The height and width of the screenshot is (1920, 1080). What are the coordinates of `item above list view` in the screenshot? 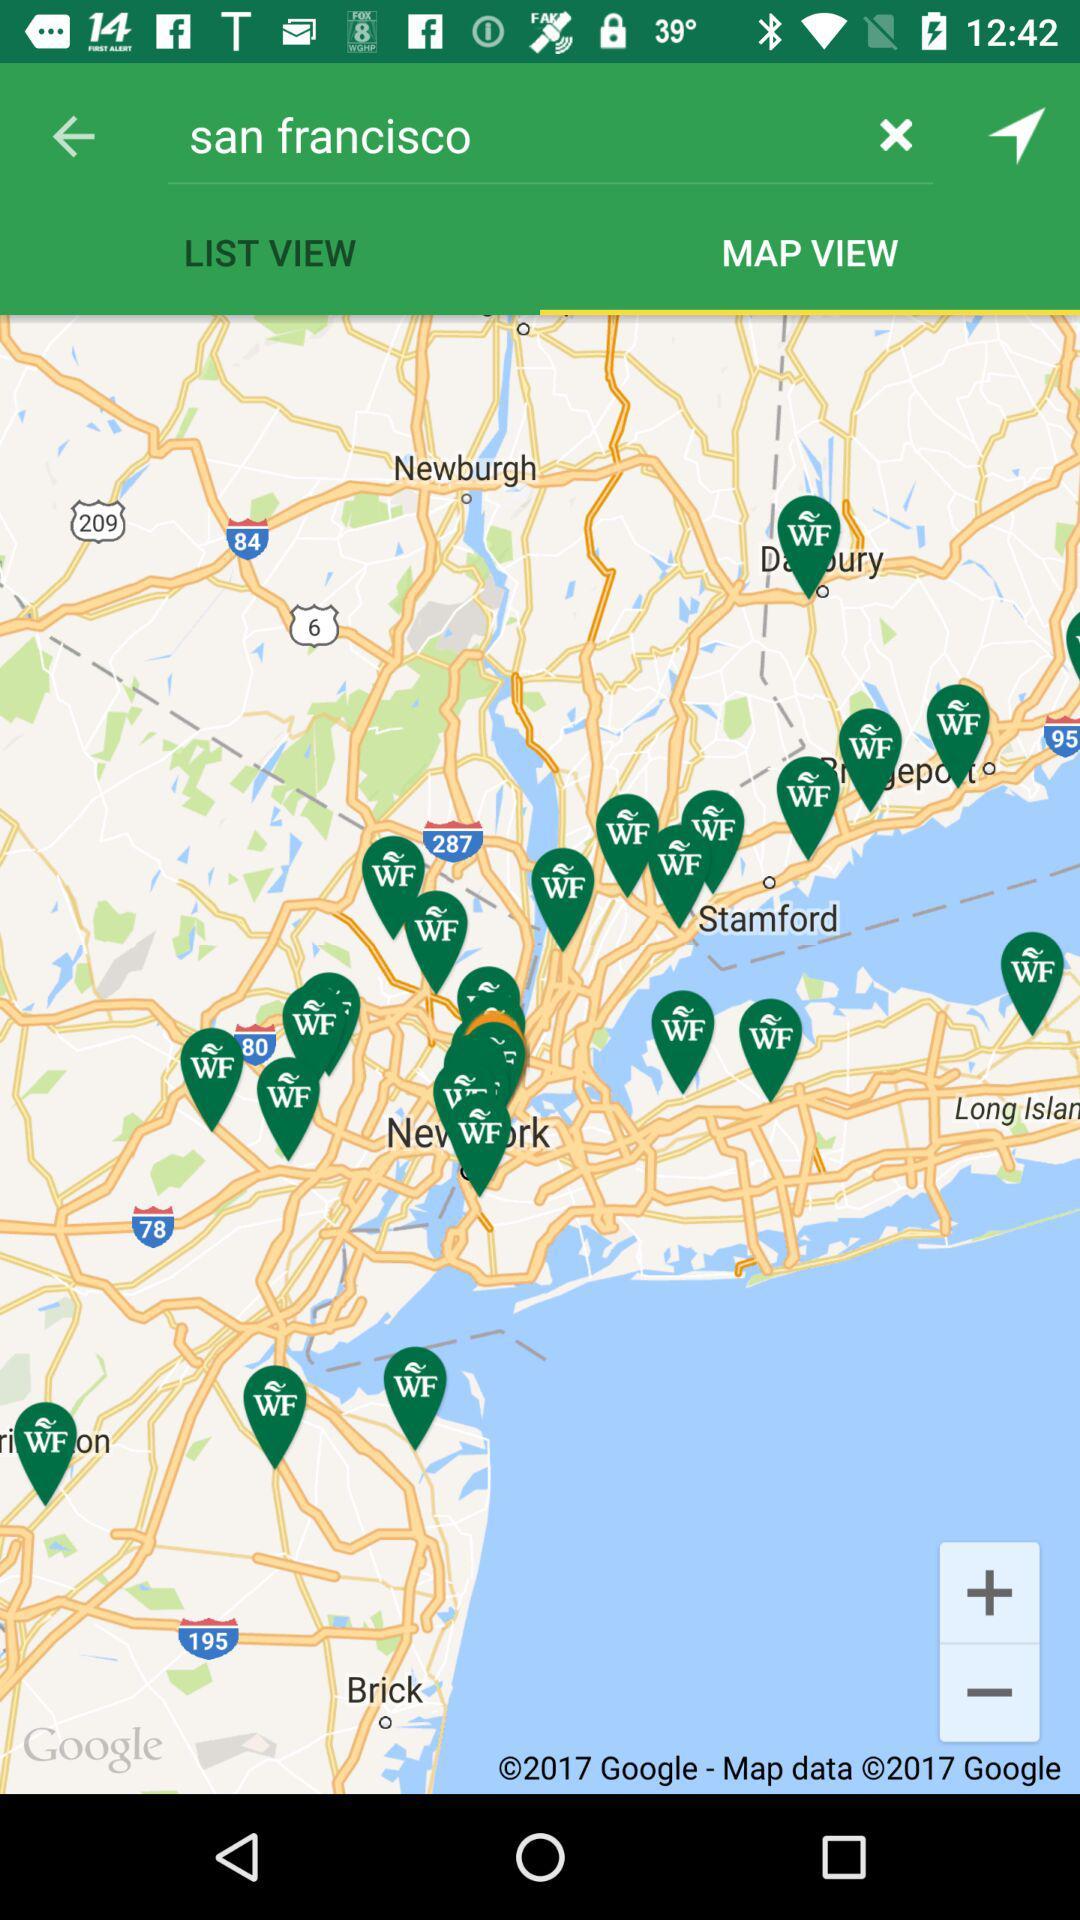 It's located at (512, 133).